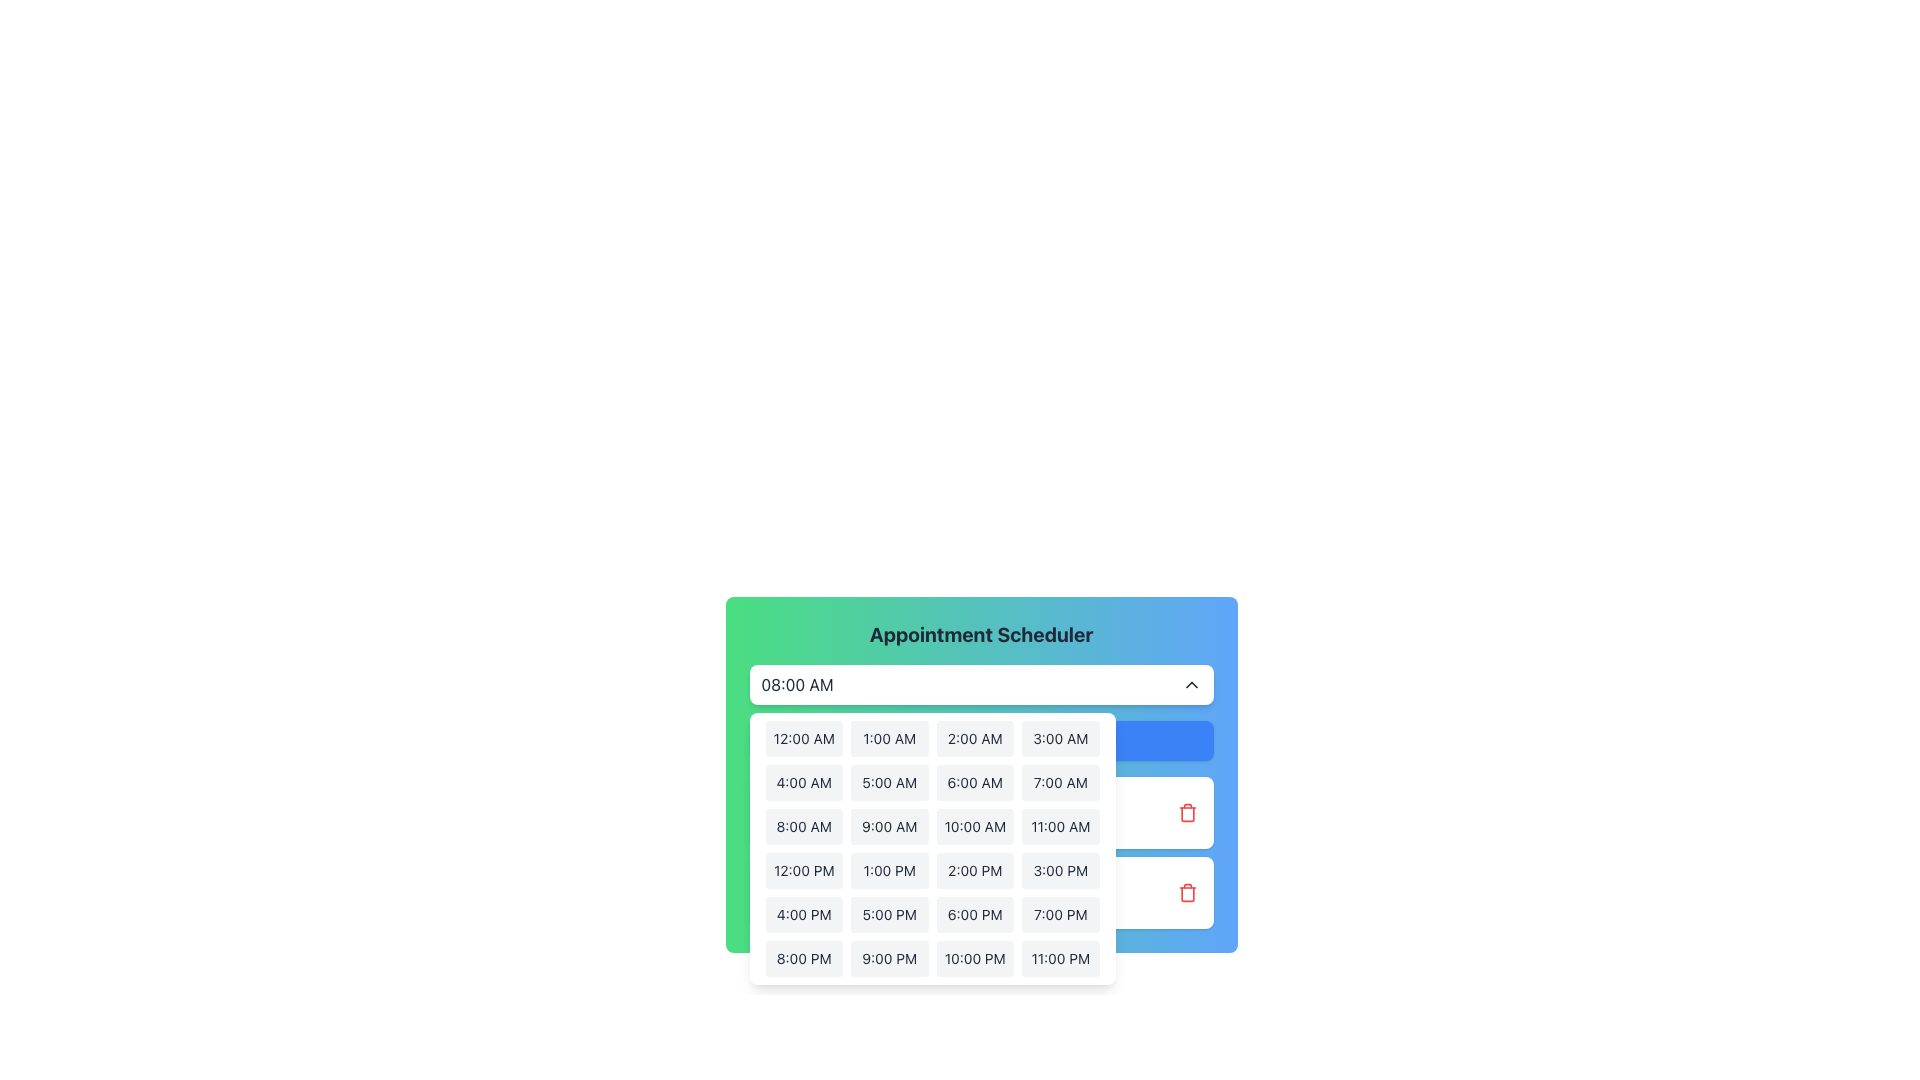  Describe the element at coordinates (975, 782) in the screenshot. I see `the button labeled '6:00 AM' in the Appointment Scheduler` at that location.